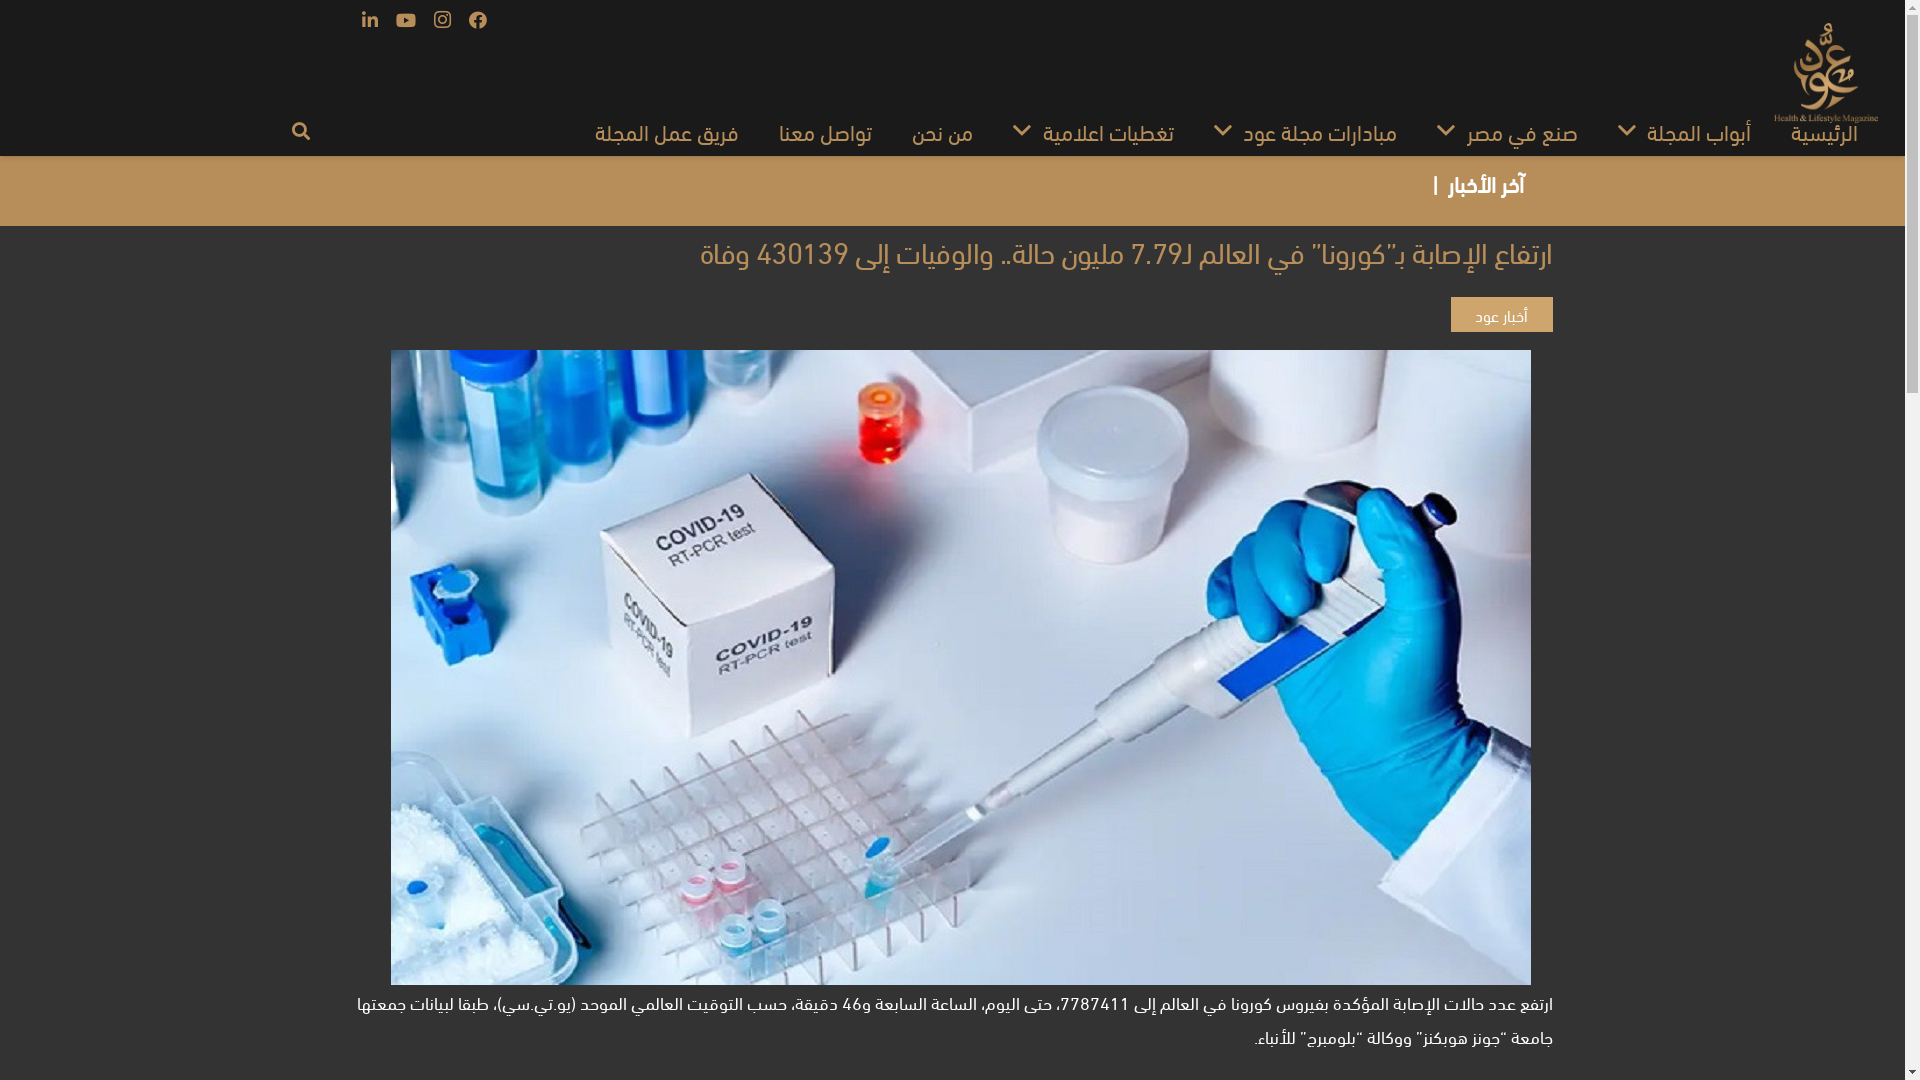 This screenshot has height=1080, width=1920. What do you see at coordinates (369, 19) in the screenshot?
I see `'LinkedIn'` at bounding box center [369, 19].